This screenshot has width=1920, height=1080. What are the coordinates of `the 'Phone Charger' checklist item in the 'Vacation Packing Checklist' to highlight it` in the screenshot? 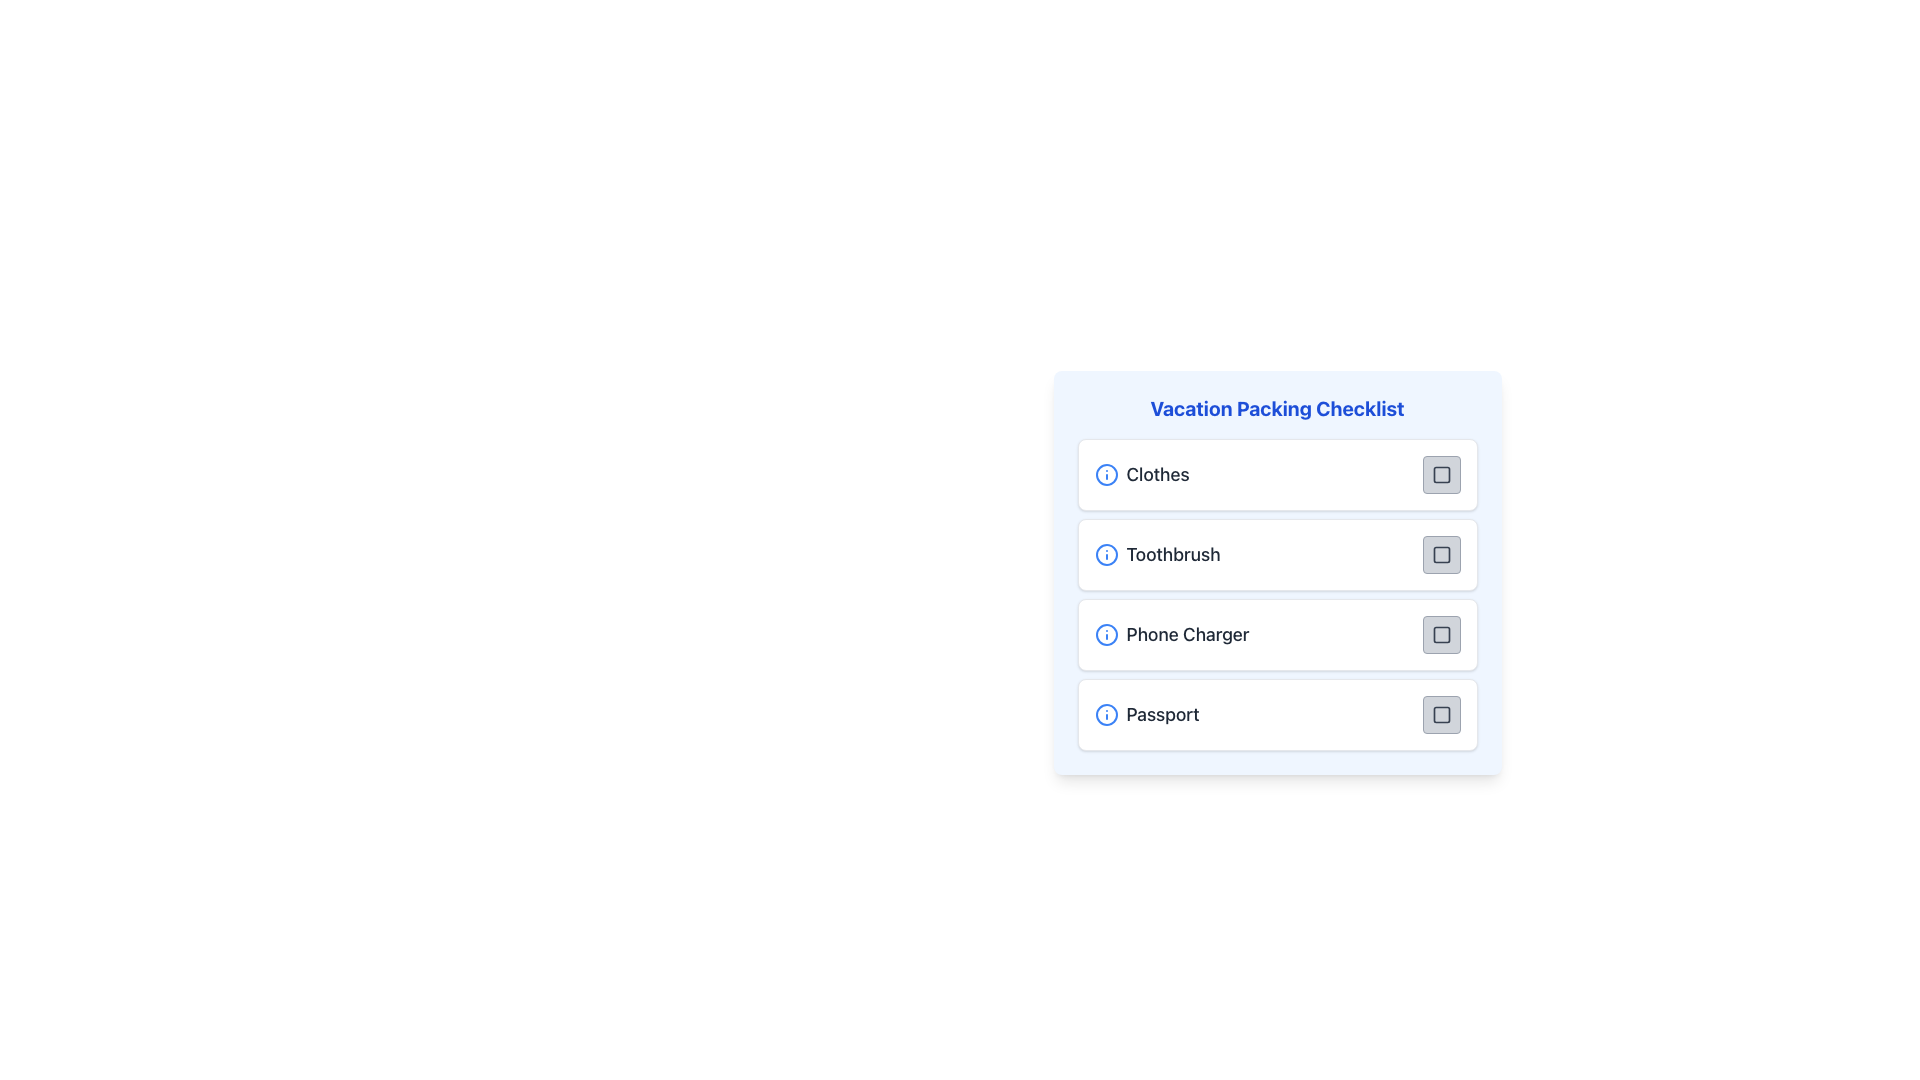 It's located at (1171, 635).